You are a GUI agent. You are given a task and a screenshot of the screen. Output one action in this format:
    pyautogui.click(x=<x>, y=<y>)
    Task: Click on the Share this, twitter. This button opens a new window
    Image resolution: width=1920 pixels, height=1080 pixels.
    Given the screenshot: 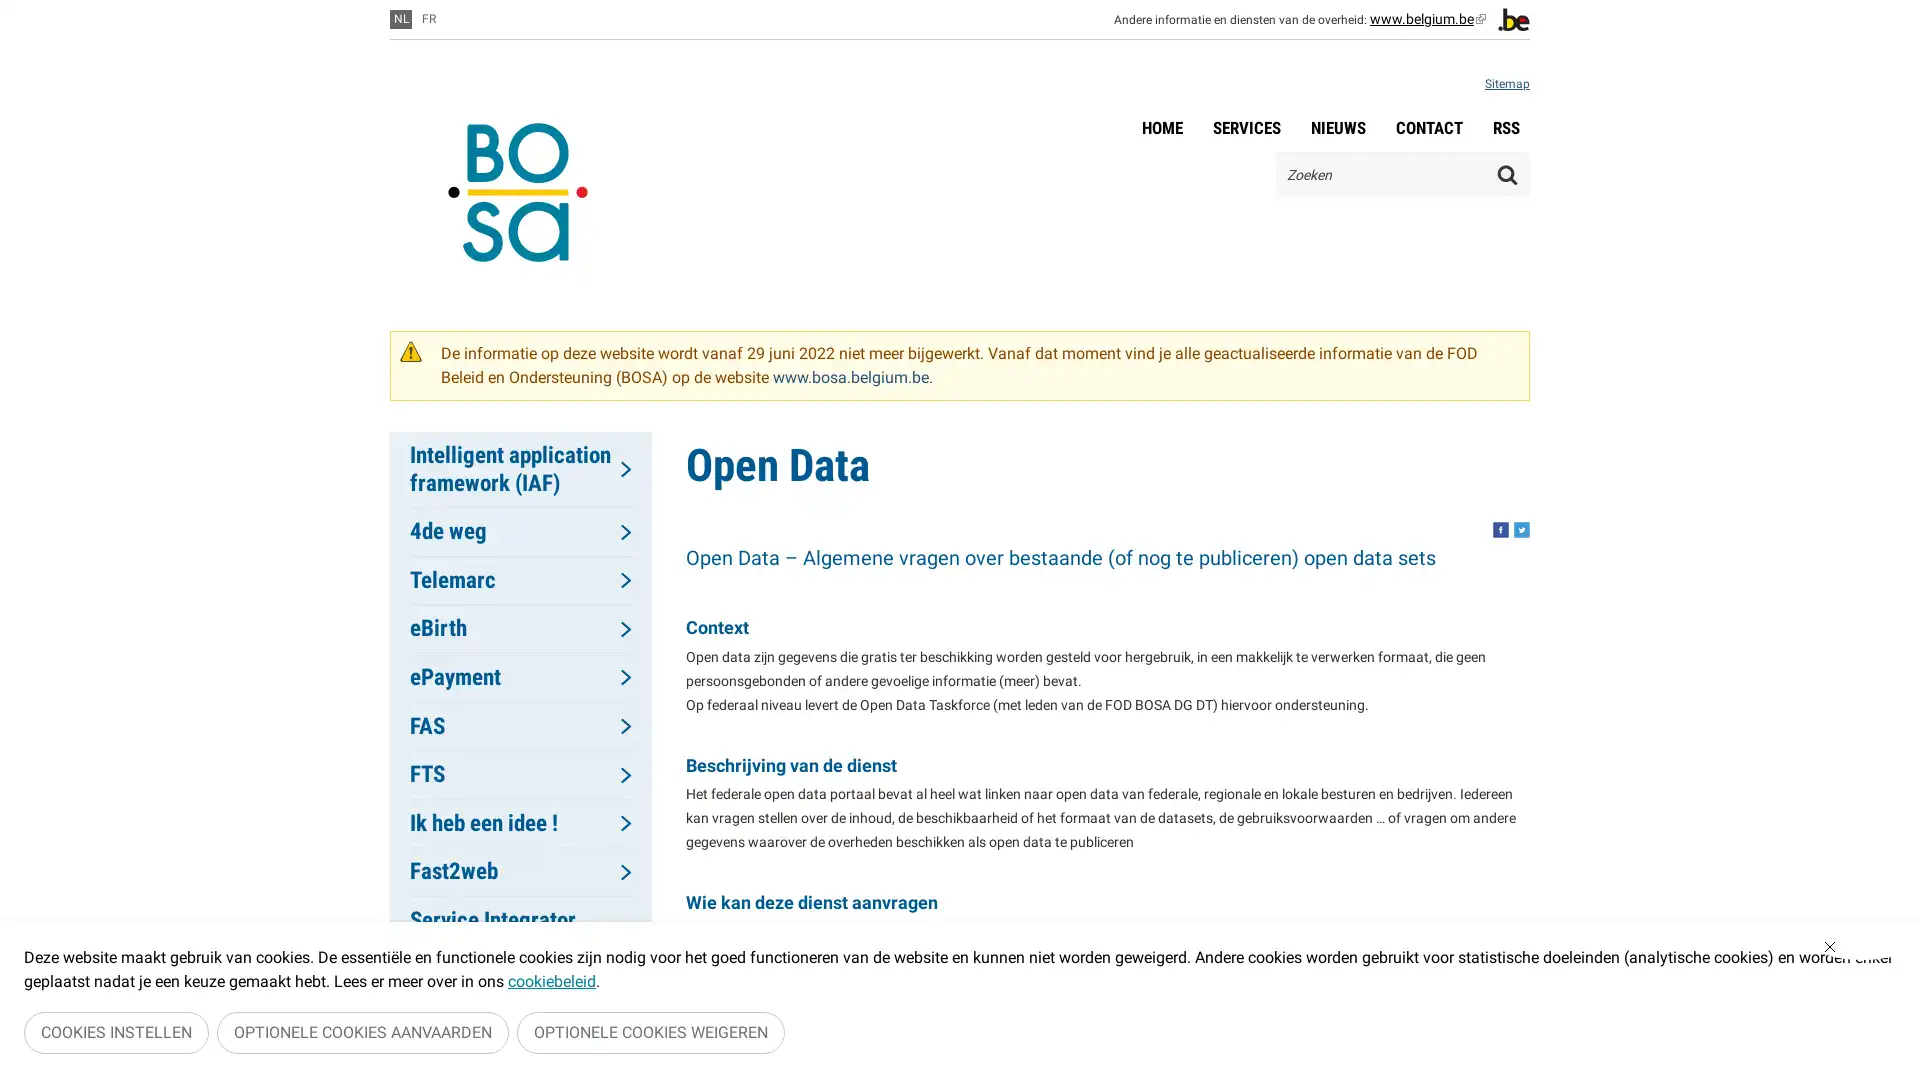 What is the action you would take?
    pyautogui.click(x=1520, y=528)
    